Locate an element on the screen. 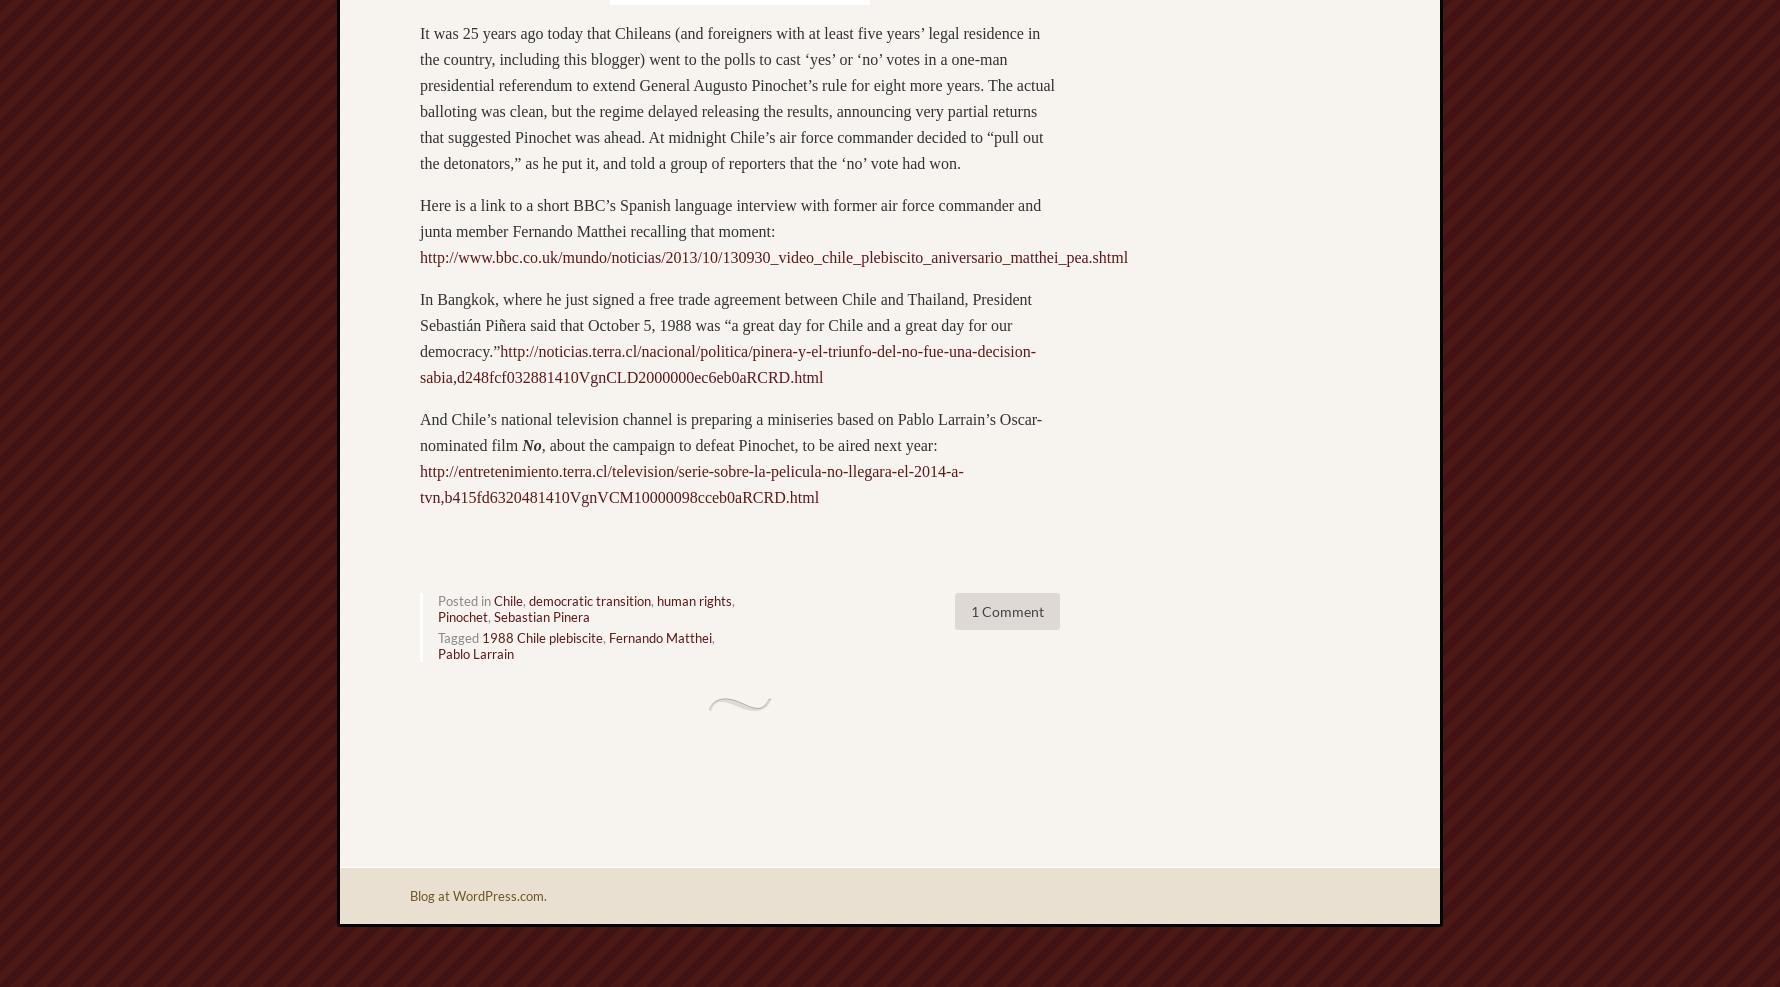 The height and width of the screenshot is (987, 1780). 'Blog at WordPress.com.' is located at coordinates (478, 894).